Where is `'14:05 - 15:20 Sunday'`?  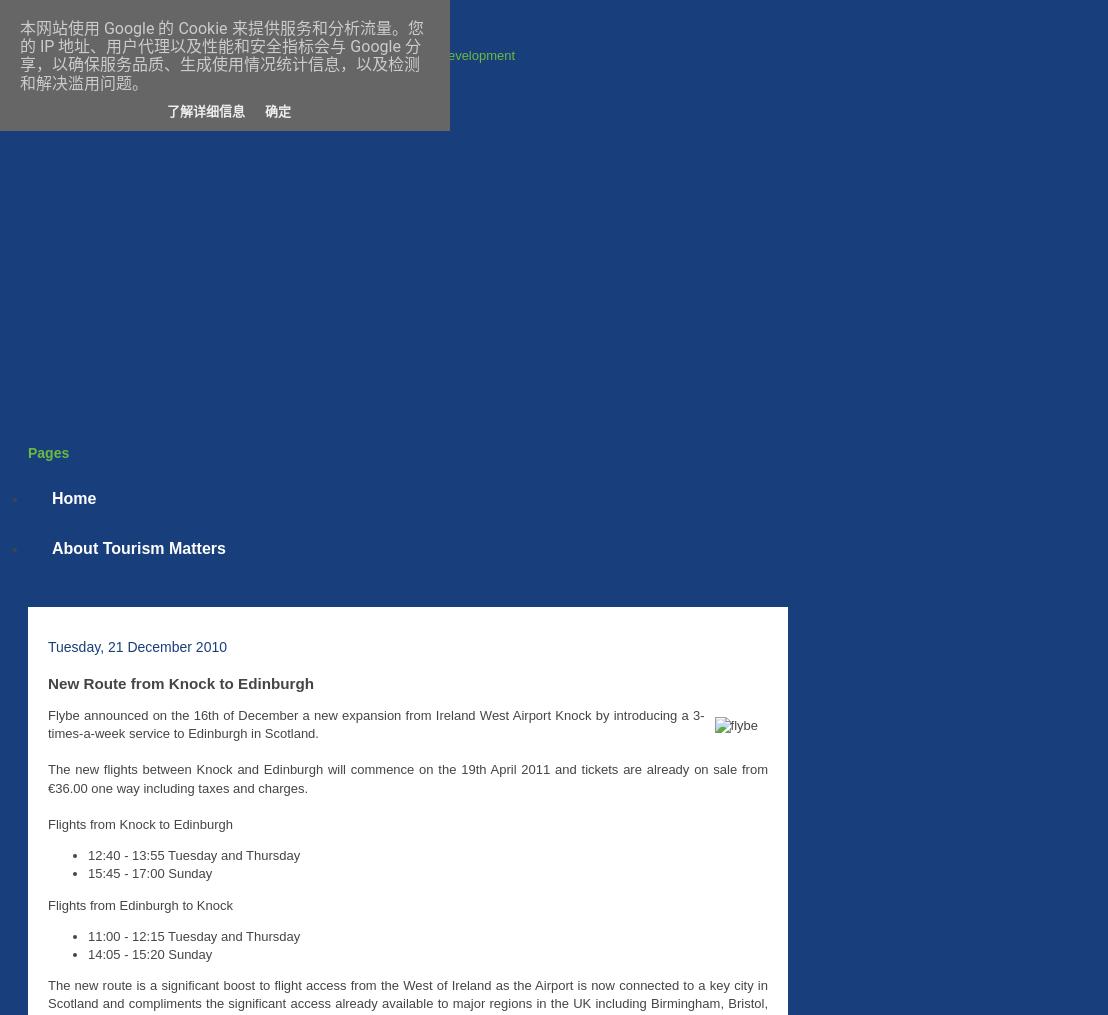 '14:05 - 15:20 Sunday' is located at coordinates (149, 953).